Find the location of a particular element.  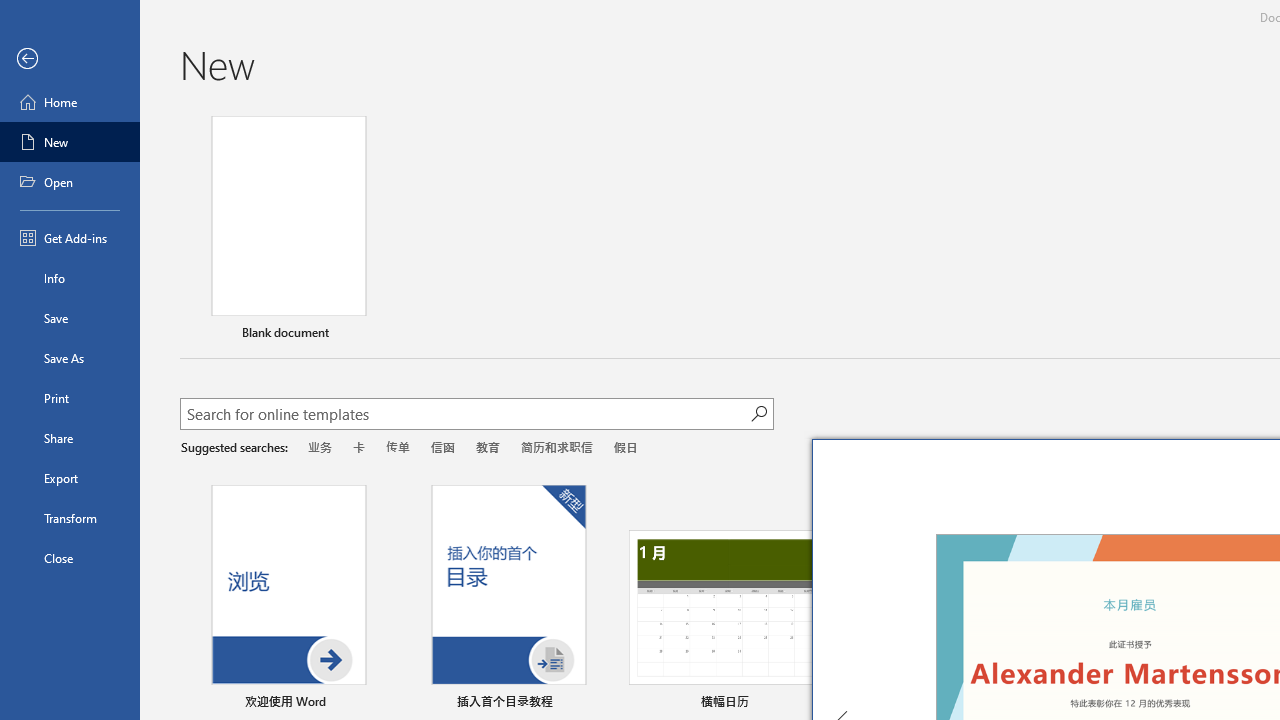

'New' is located at coordinates (69, 140).